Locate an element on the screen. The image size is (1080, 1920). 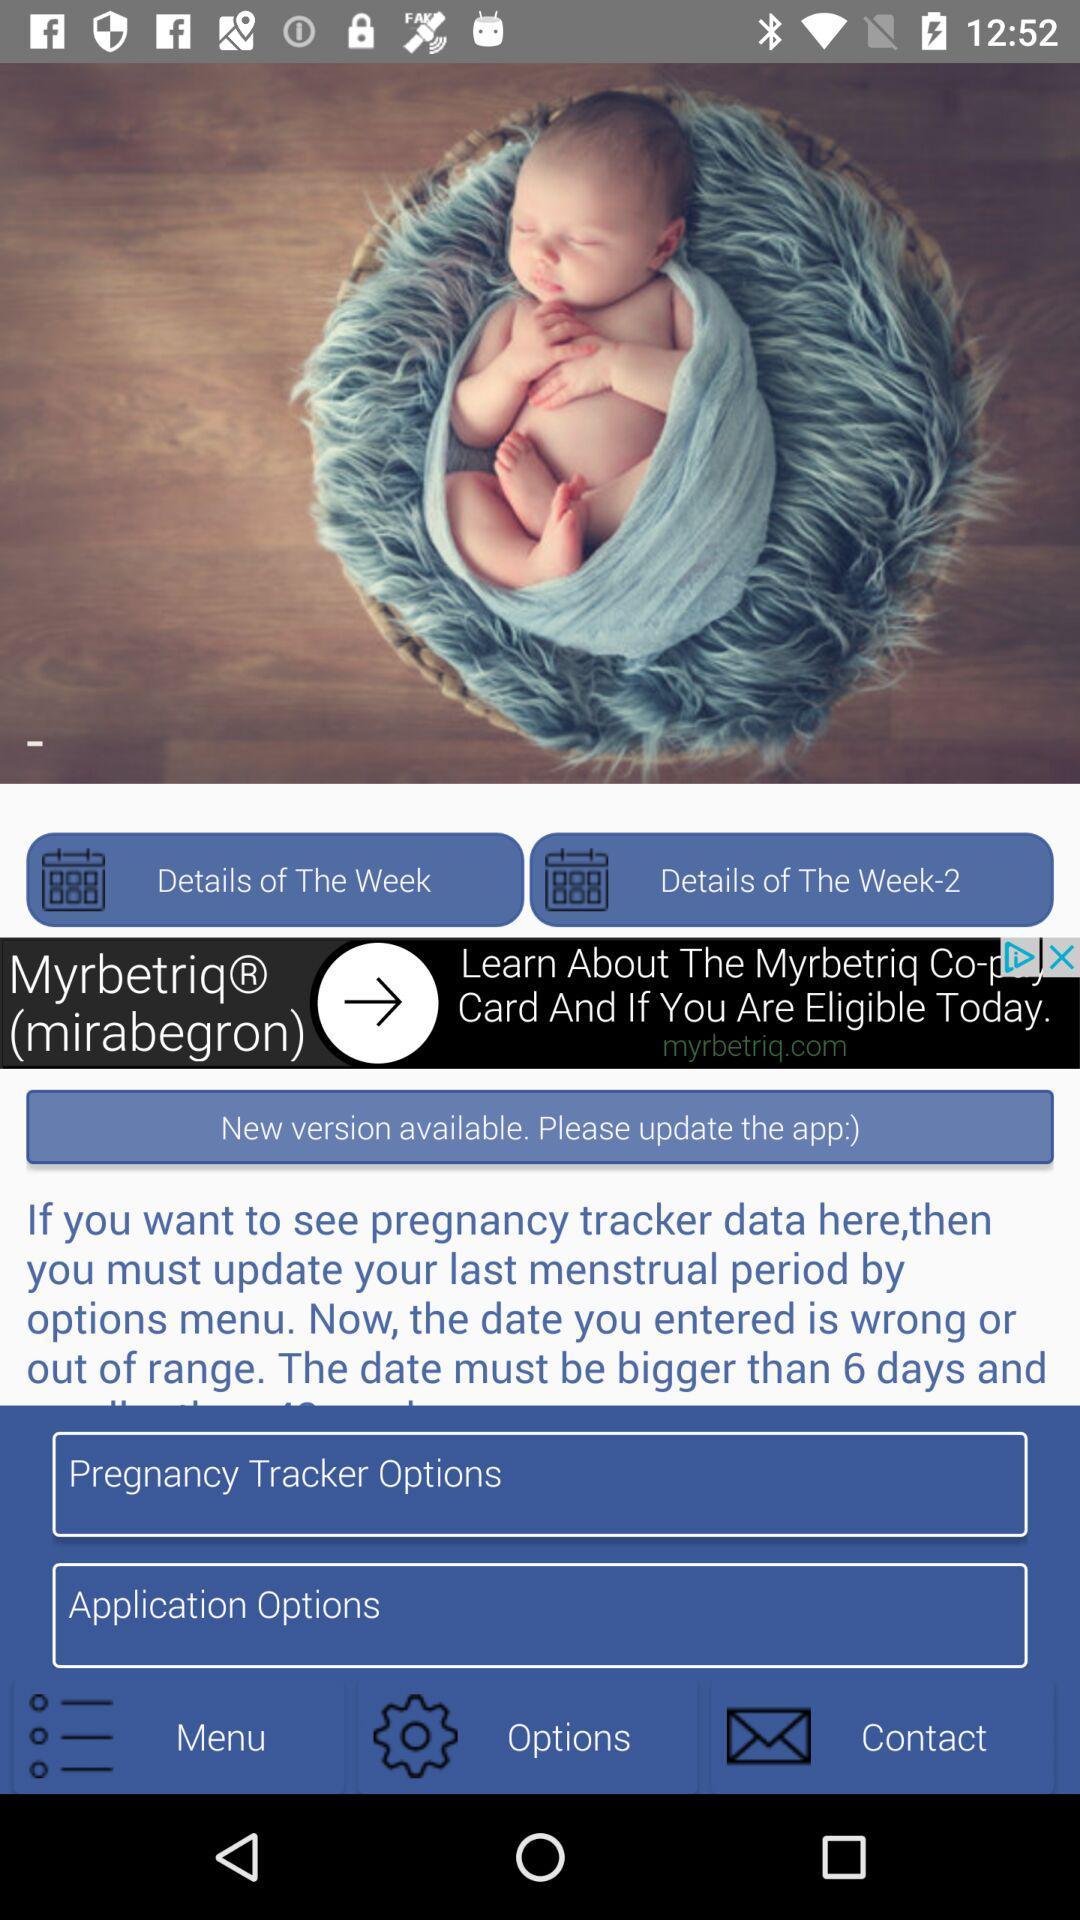
menu and its icon is located at coordinates (177, 1735).